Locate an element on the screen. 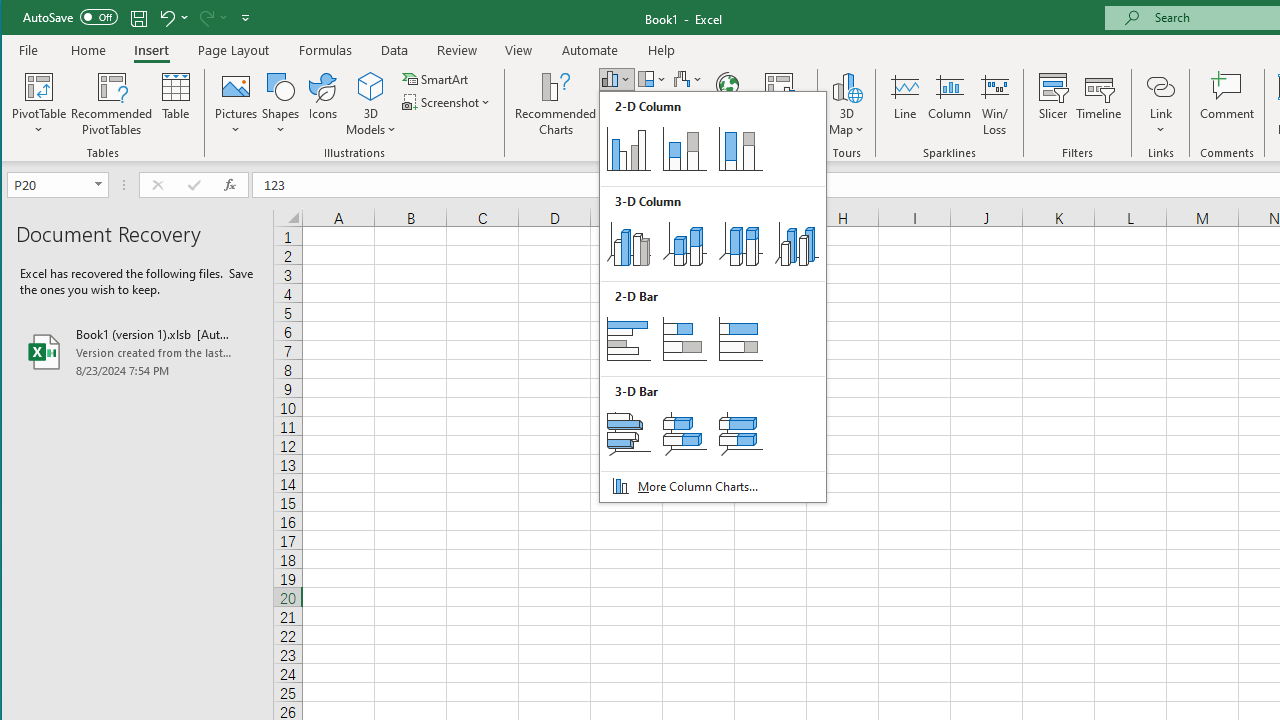  'Comment' is located at coordinates (1226, 104).